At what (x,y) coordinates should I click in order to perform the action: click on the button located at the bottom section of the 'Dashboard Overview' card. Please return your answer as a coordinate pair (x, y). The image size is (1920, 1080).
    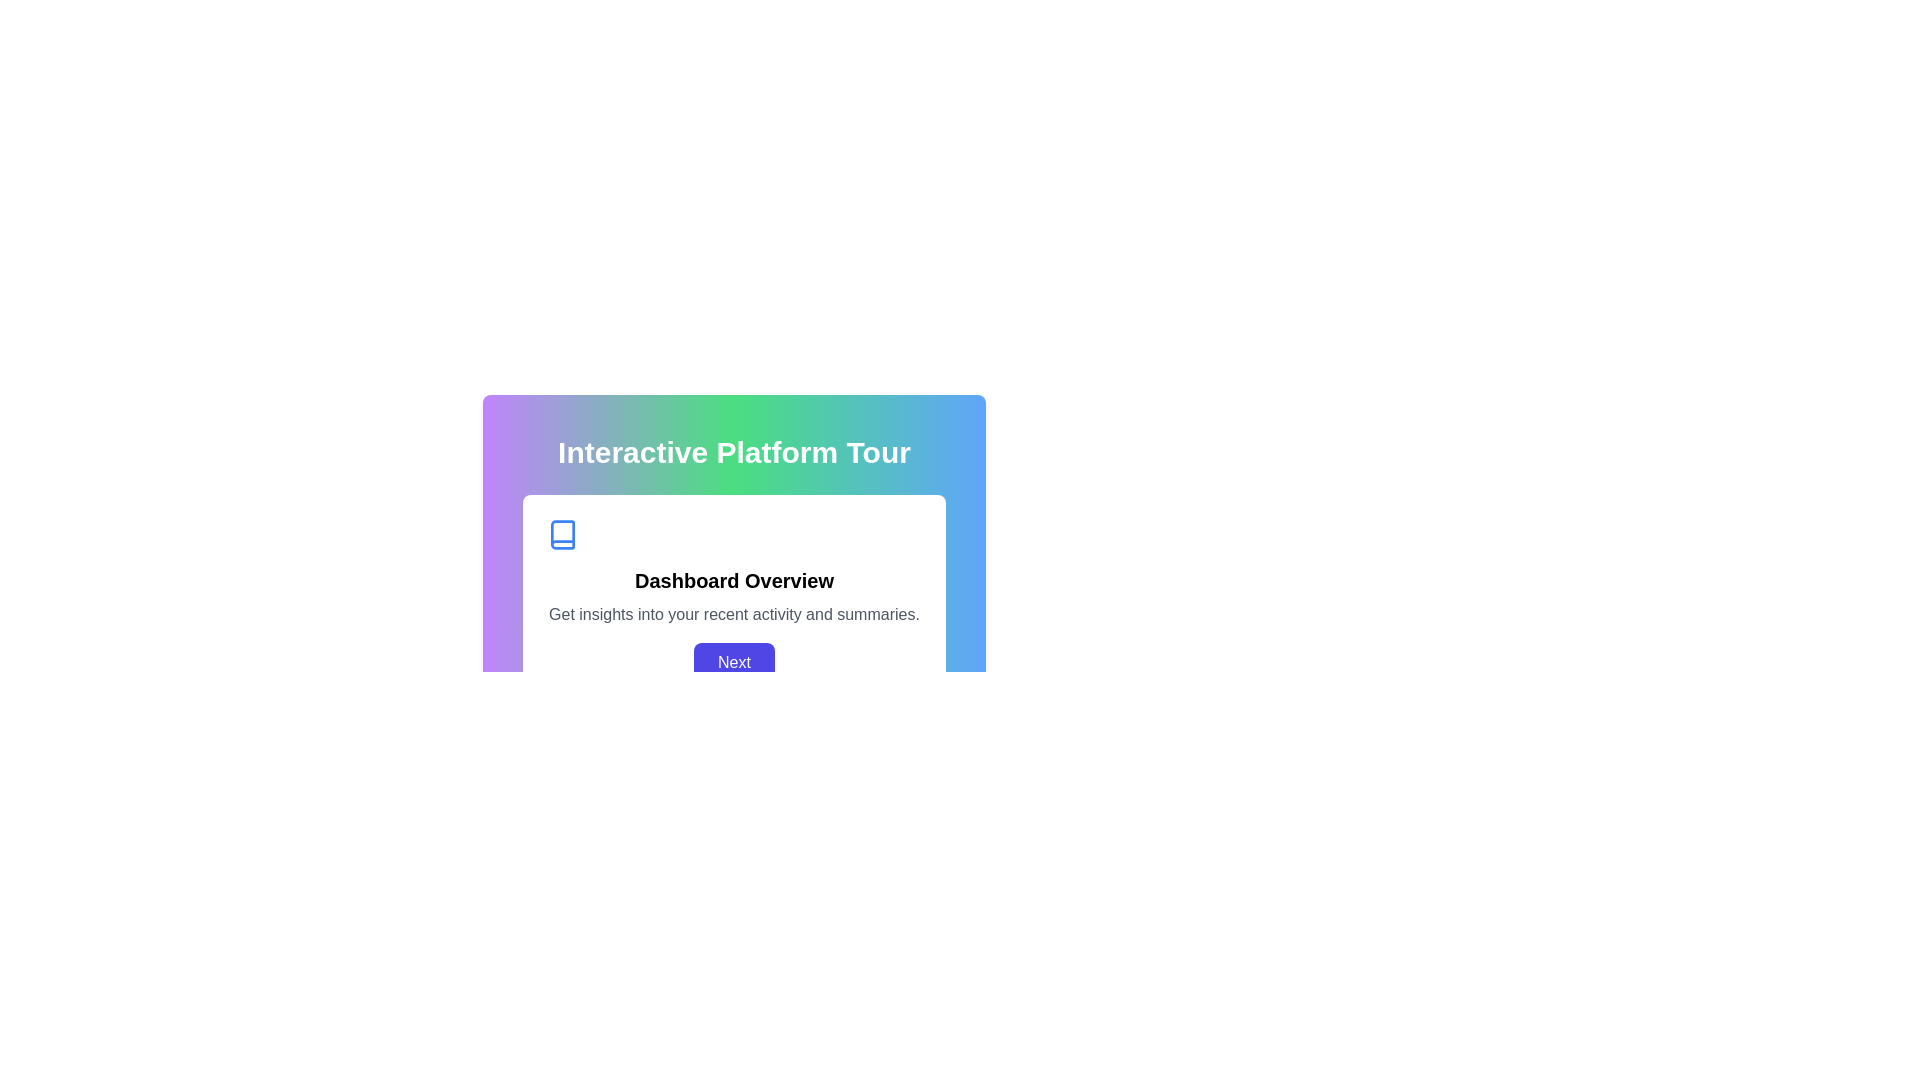
    Looking at the image, I should click on (733, 663).